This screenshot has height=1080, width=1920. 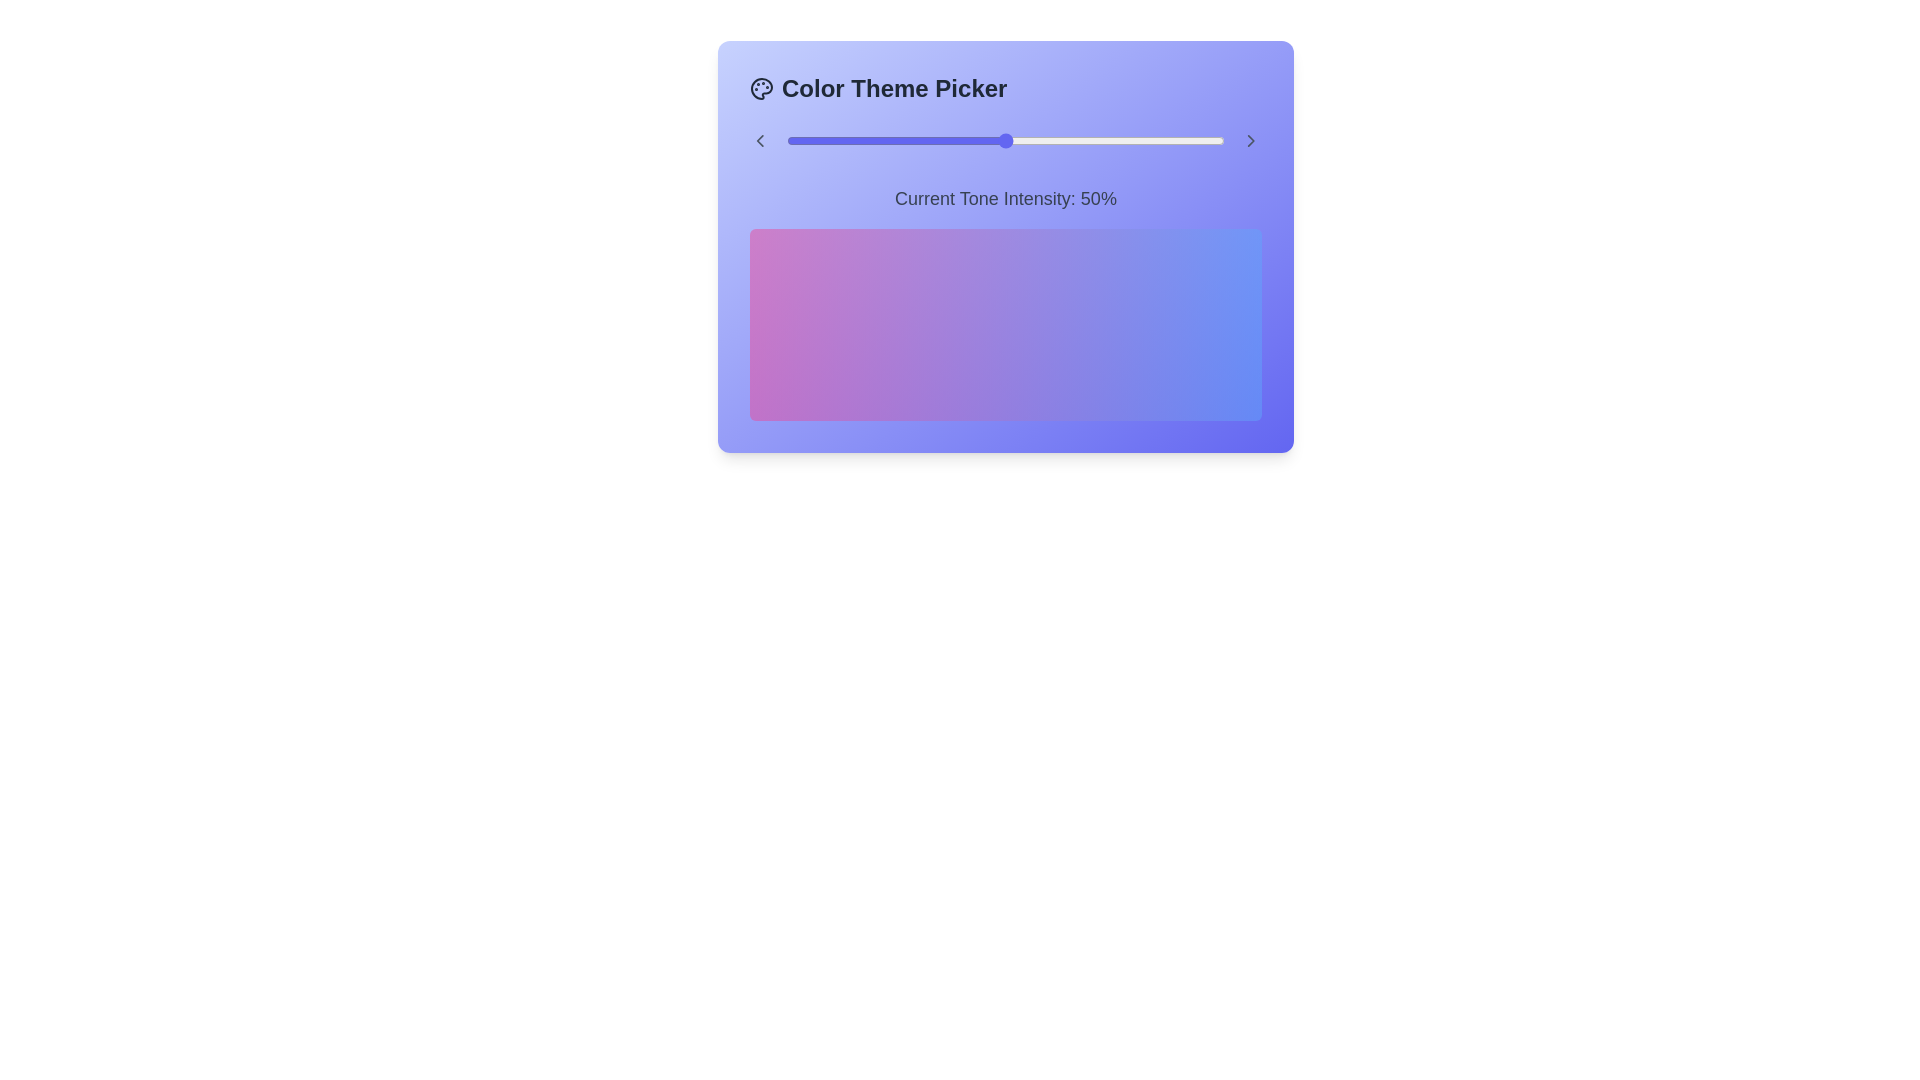 I want to click on the tone intensity slider to 44%, so click(x=979, y=140).